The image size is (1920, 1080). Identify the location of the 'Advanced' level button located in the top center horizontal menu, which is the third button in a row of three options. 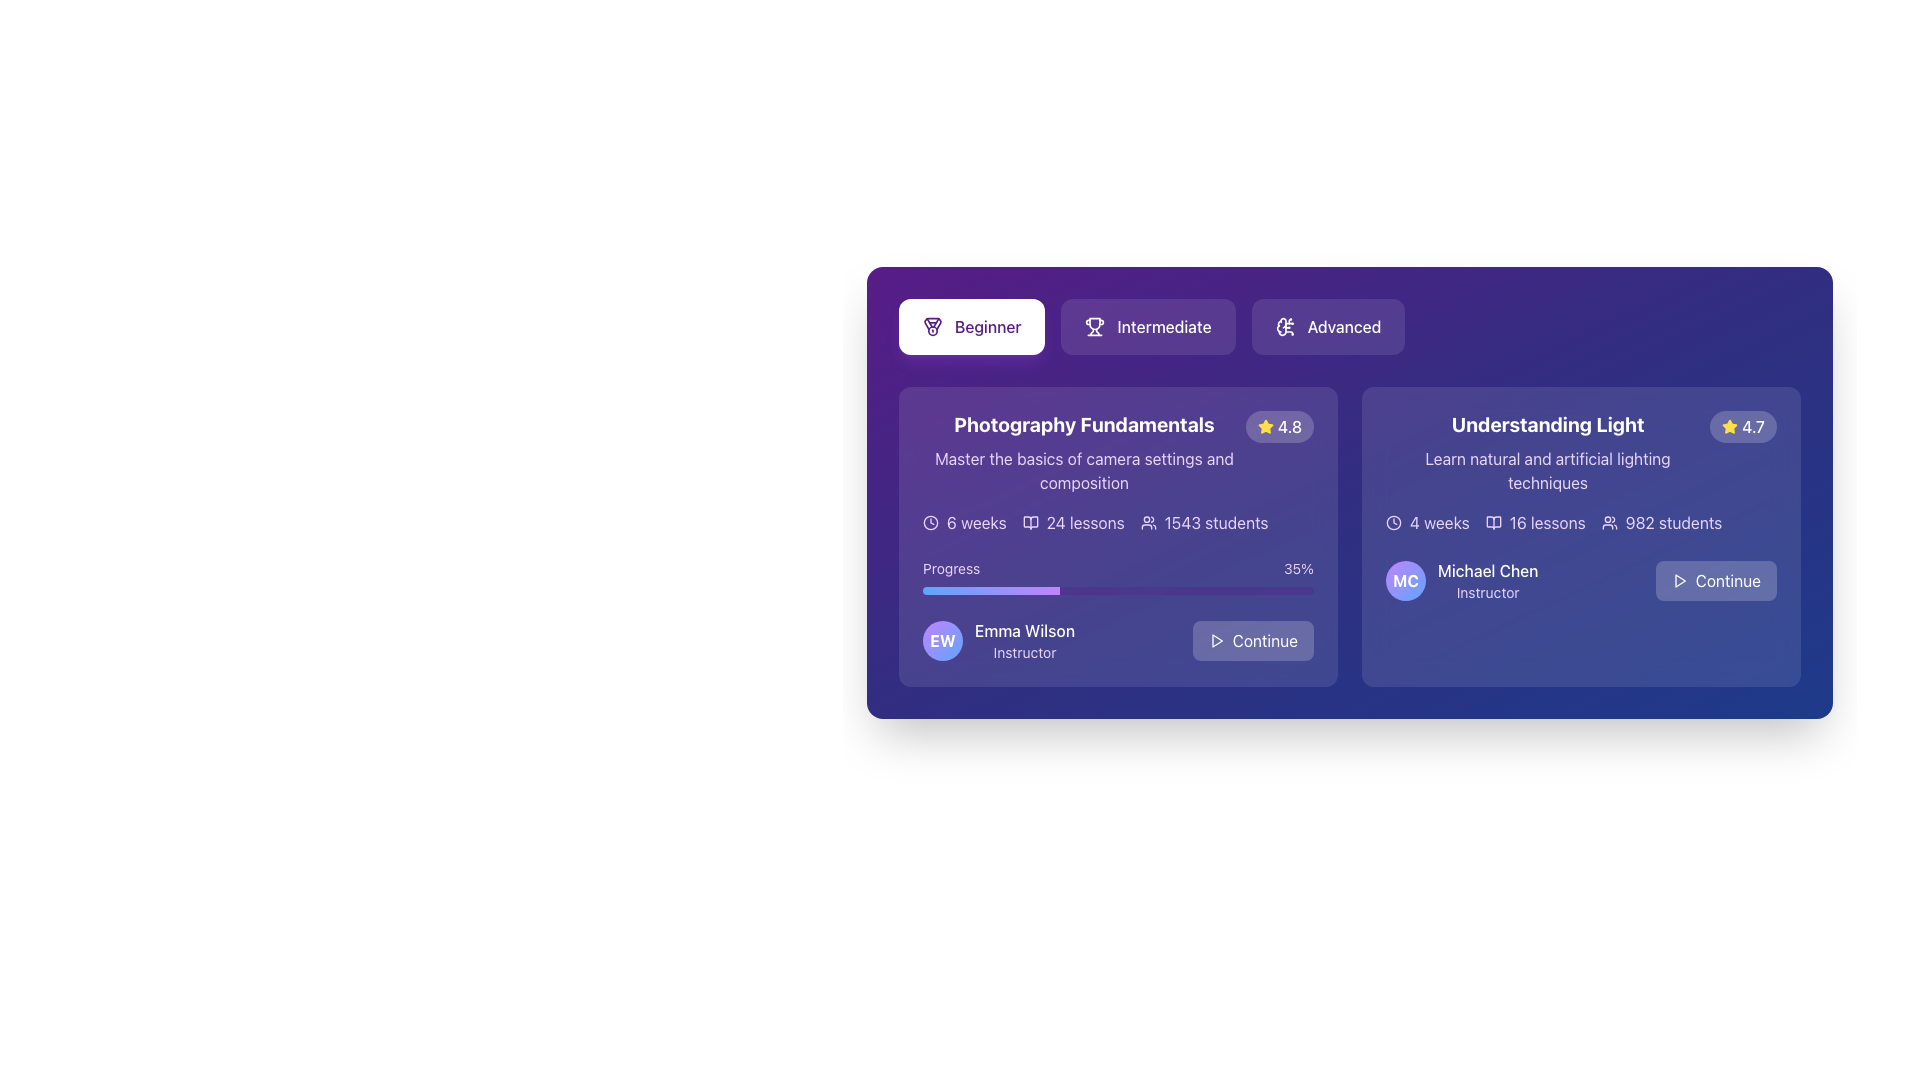
(1328, 326).